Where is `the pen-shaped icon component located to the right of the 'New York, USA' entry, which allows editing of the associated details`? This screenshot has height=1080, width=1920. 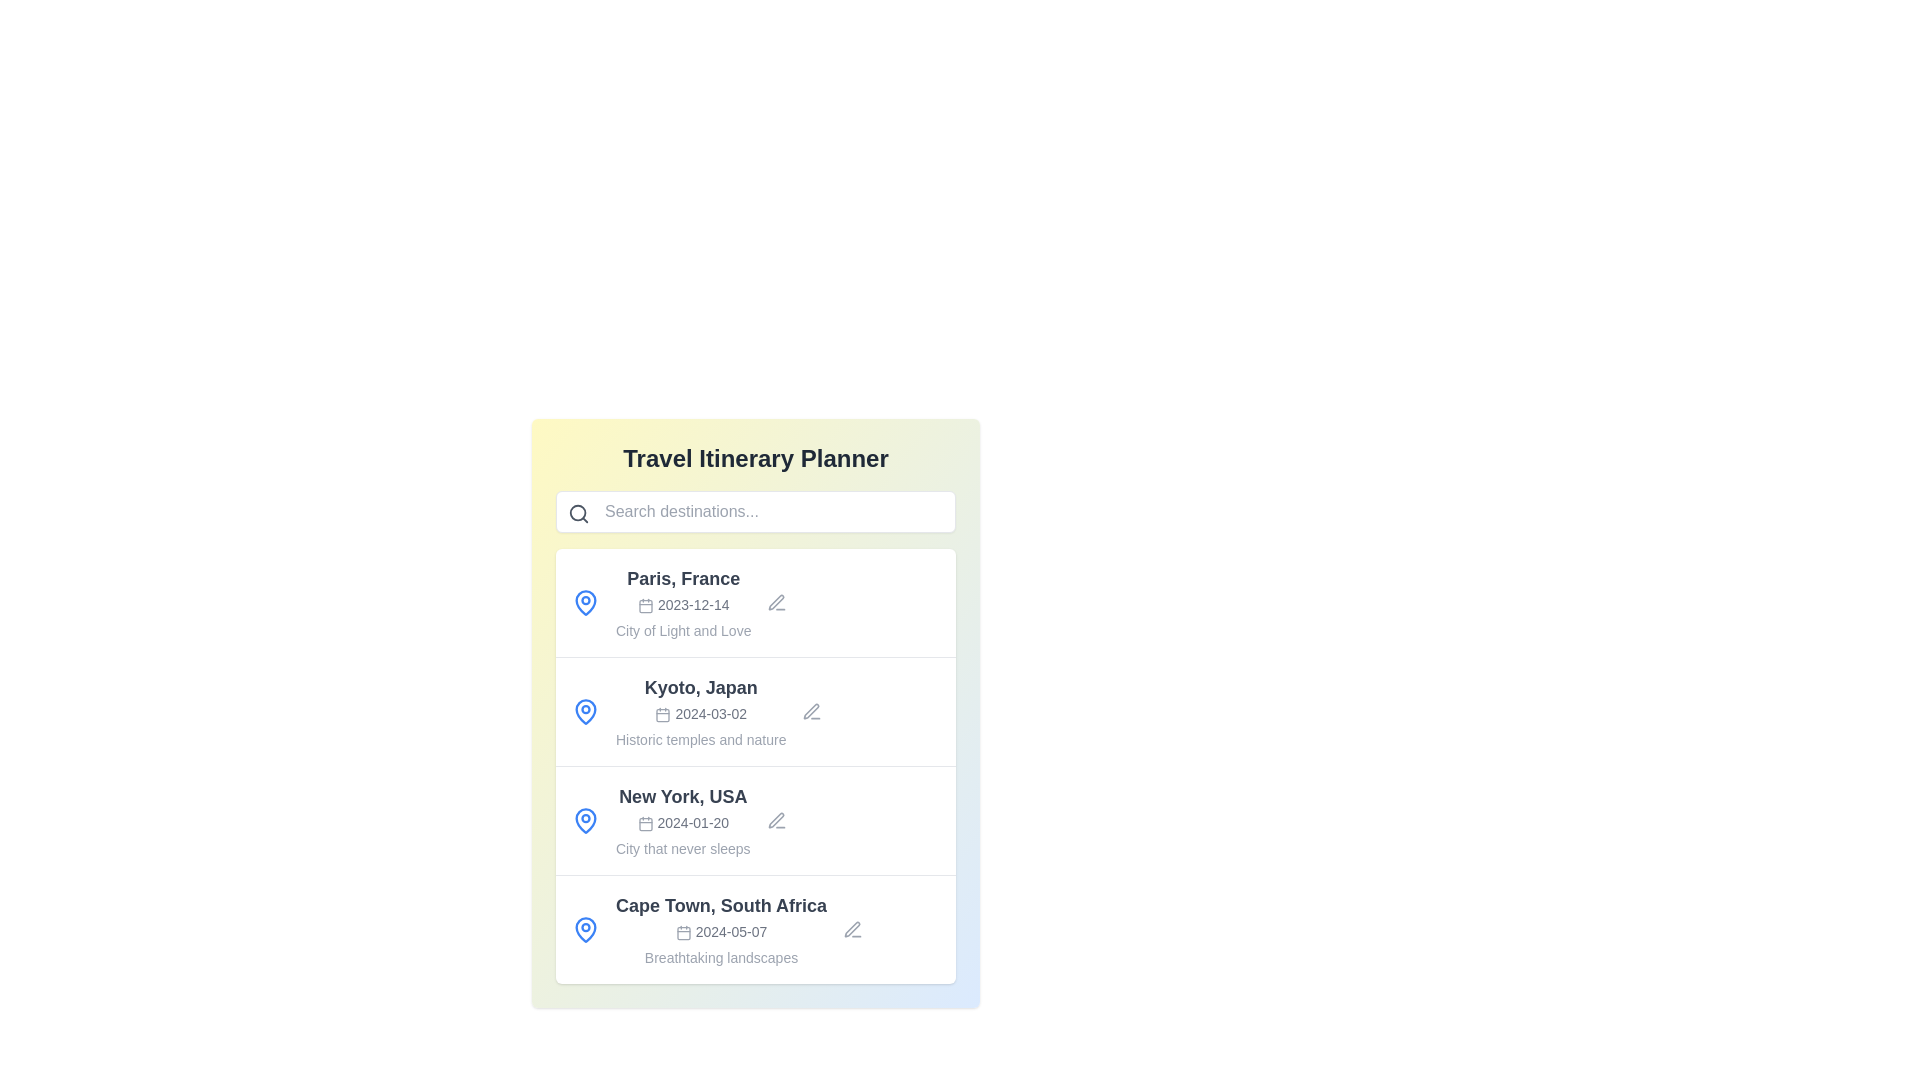
the pen-shaped icon component located to the right of the 'New York, USA' entry, which allows editing of the associated details is located at coordinates (775, 820).